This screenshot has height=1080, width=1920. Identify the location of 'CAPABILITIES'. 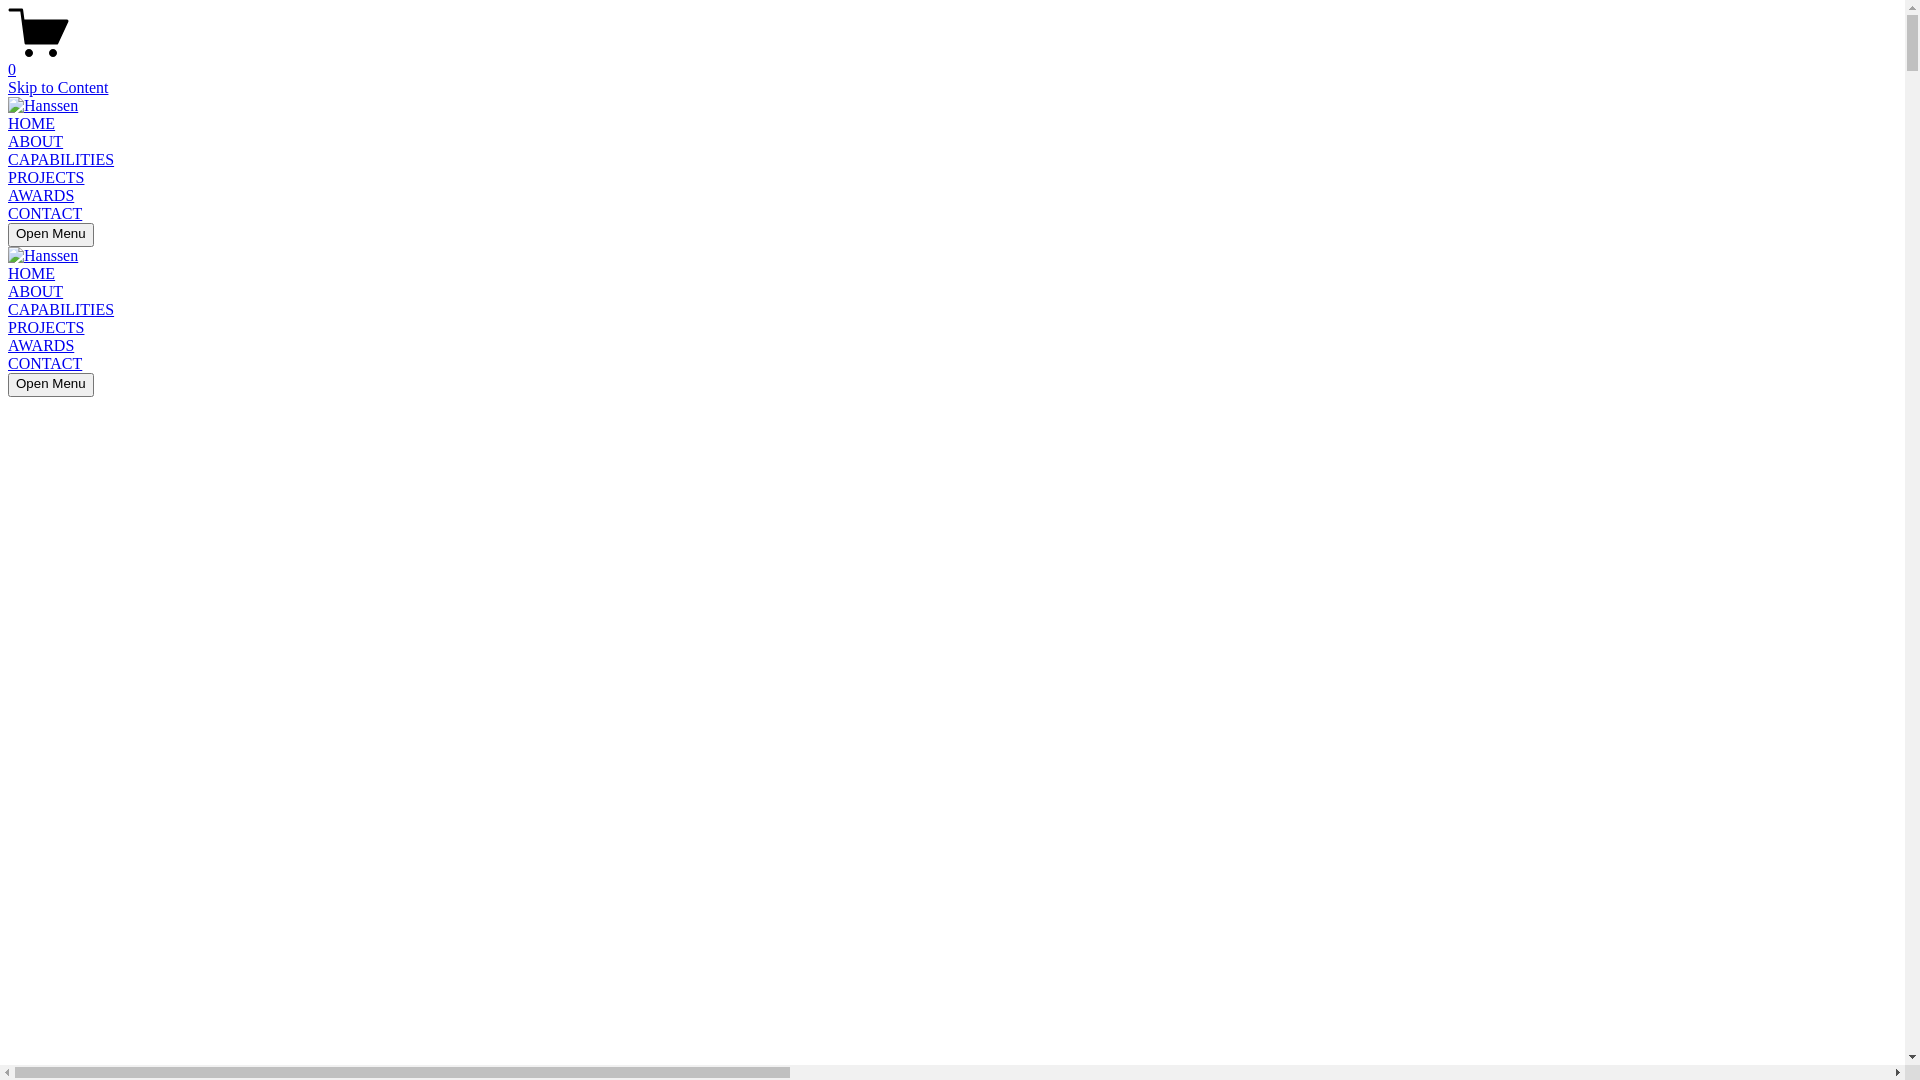
(61, 158).